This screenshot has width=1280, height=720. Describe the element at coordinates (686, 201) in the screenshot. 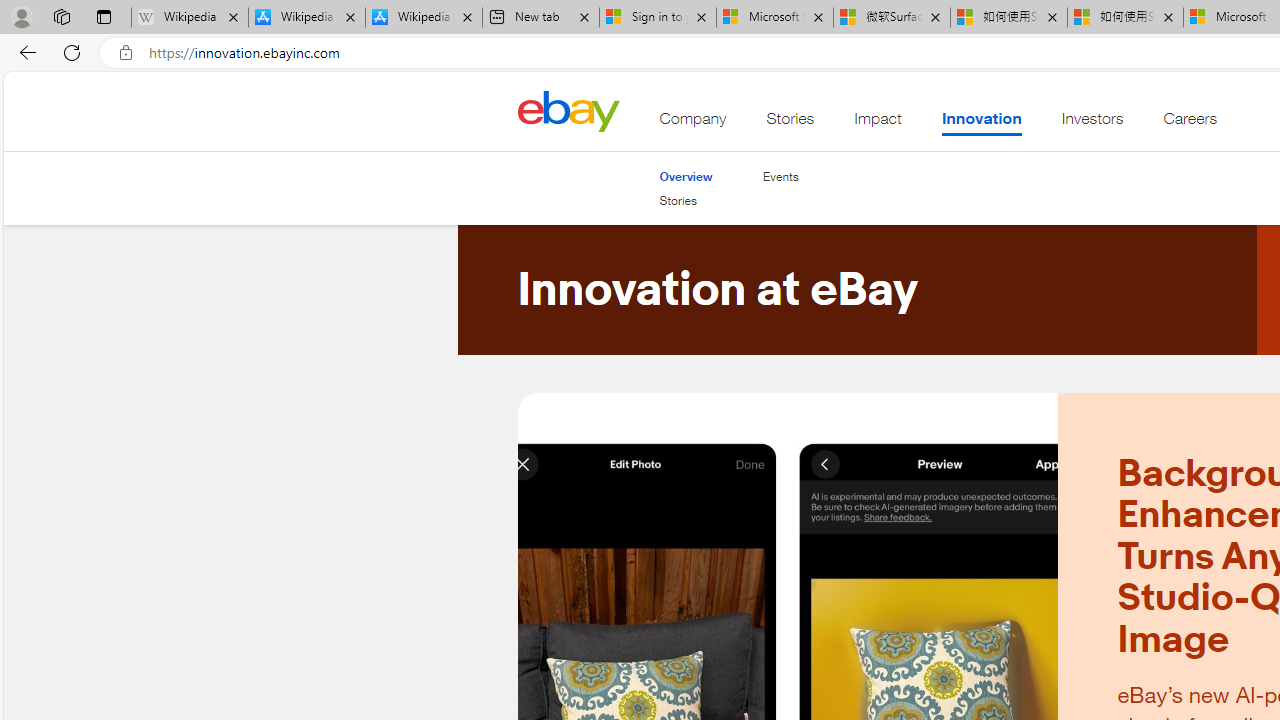

I see `'Stories'` at that location.